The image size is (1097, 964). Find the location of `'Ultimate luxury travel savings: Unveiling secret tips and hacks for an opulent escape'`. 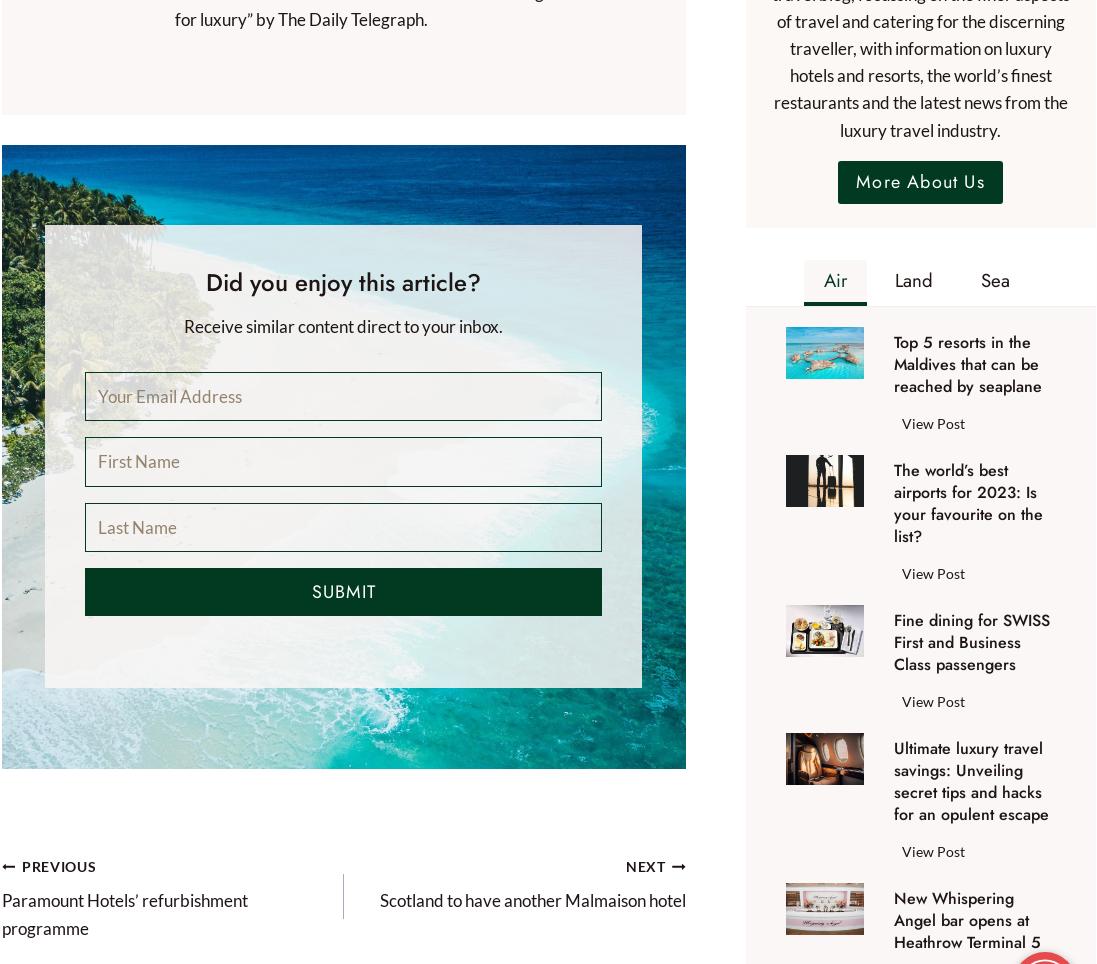

'Ultimate luxury travel savings: Unveiling secret tips and hacks for an opulent escape' is located at coordinates (969, 781).